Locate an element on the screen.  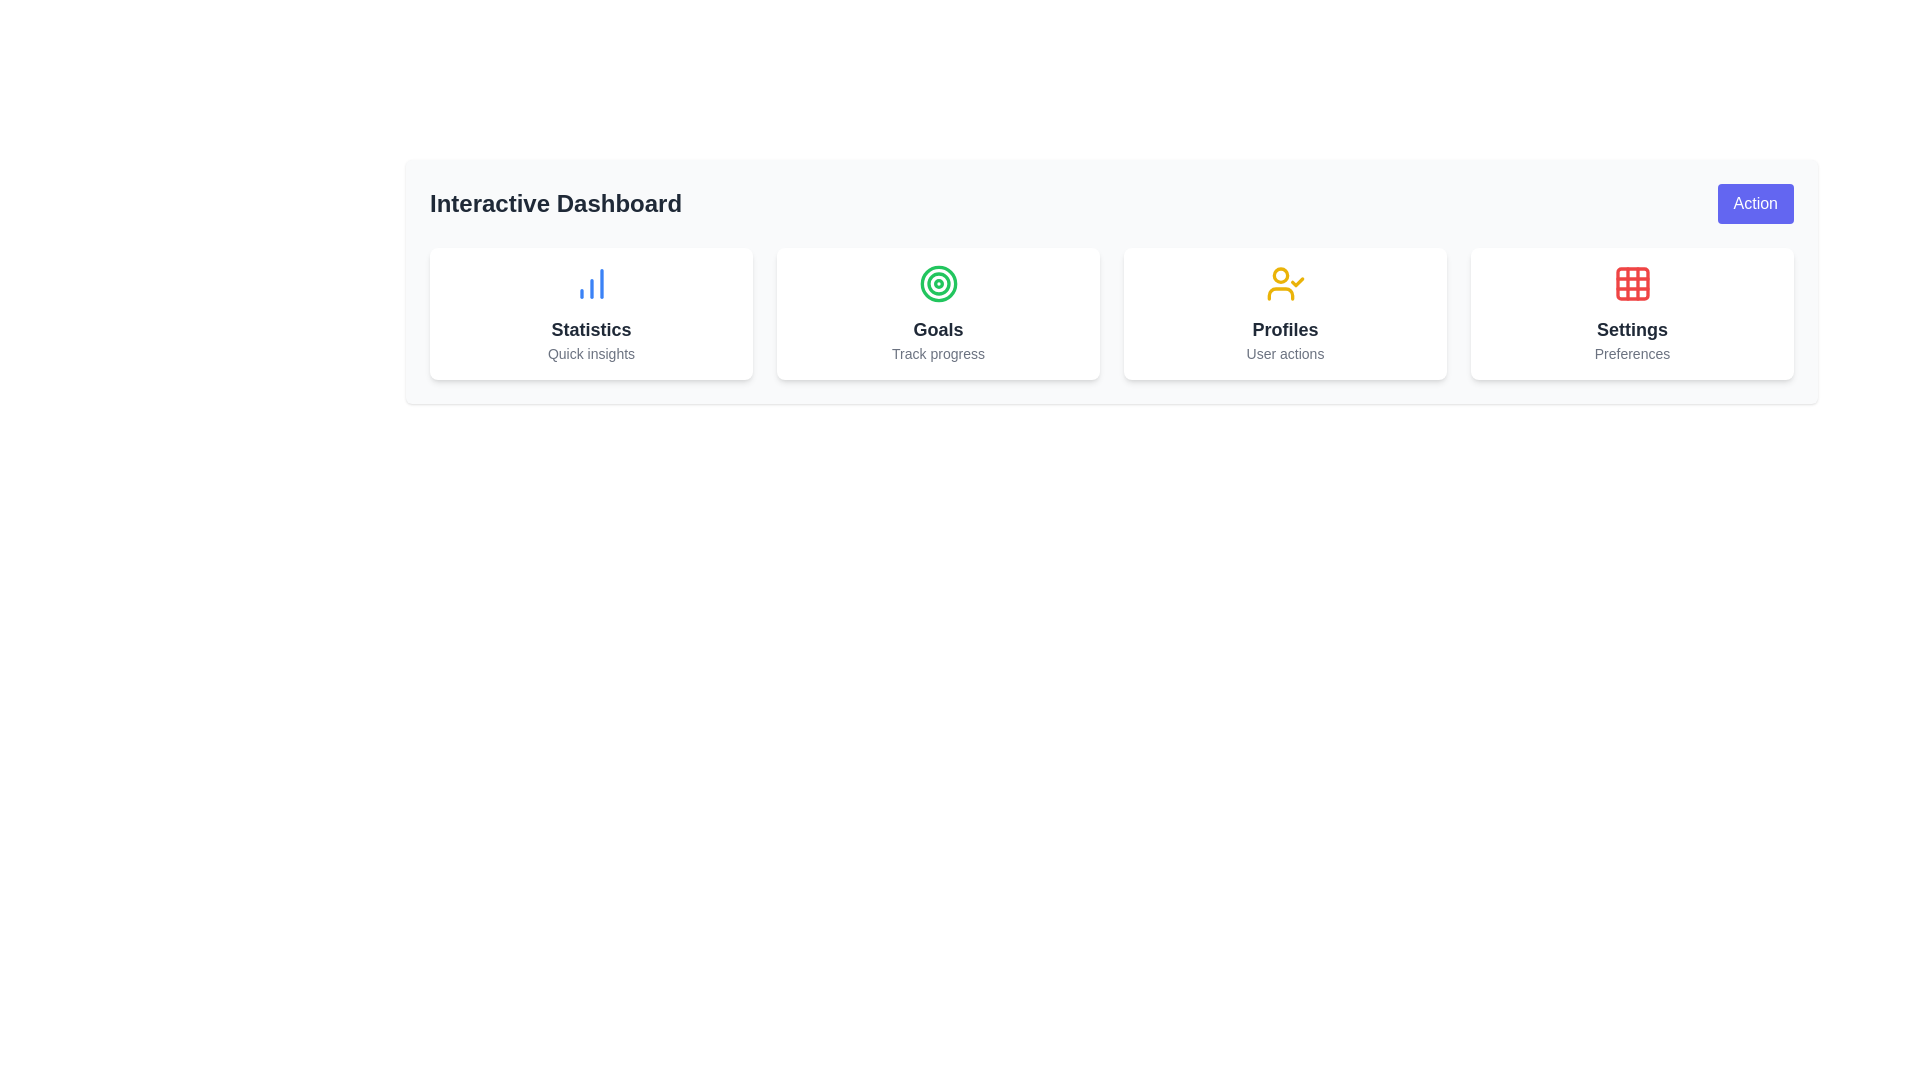
the Settings icon located centrally at the top of the Settings card, which is the fourth card in the dashboard options is located at coordinates (1632, 284).